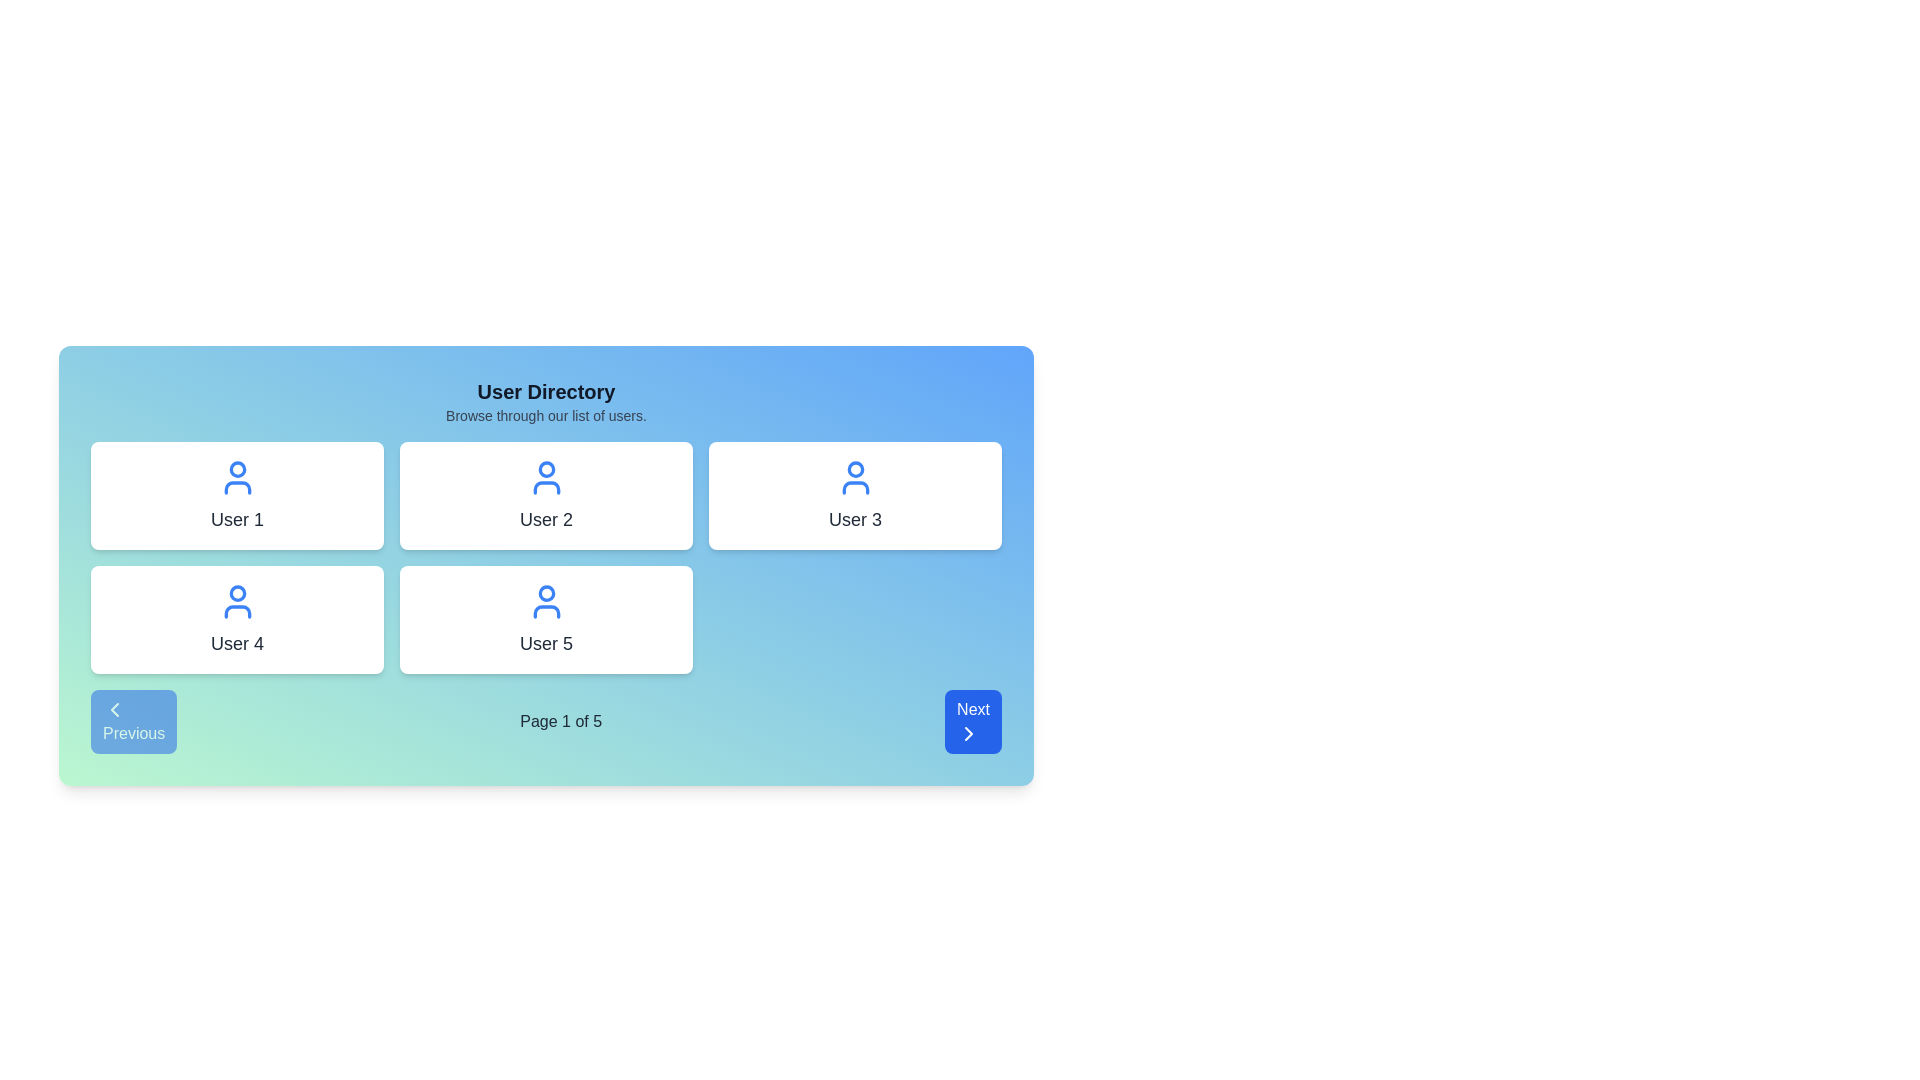 The width and height of the screenshot is (1920, 1080). What do you see at coordinates (237, 619) in the screenshot?
I see `to select or interact with the user card representing 'User 4', located in the second row and first column of the user directory grid` at bounding box center [237, 619].